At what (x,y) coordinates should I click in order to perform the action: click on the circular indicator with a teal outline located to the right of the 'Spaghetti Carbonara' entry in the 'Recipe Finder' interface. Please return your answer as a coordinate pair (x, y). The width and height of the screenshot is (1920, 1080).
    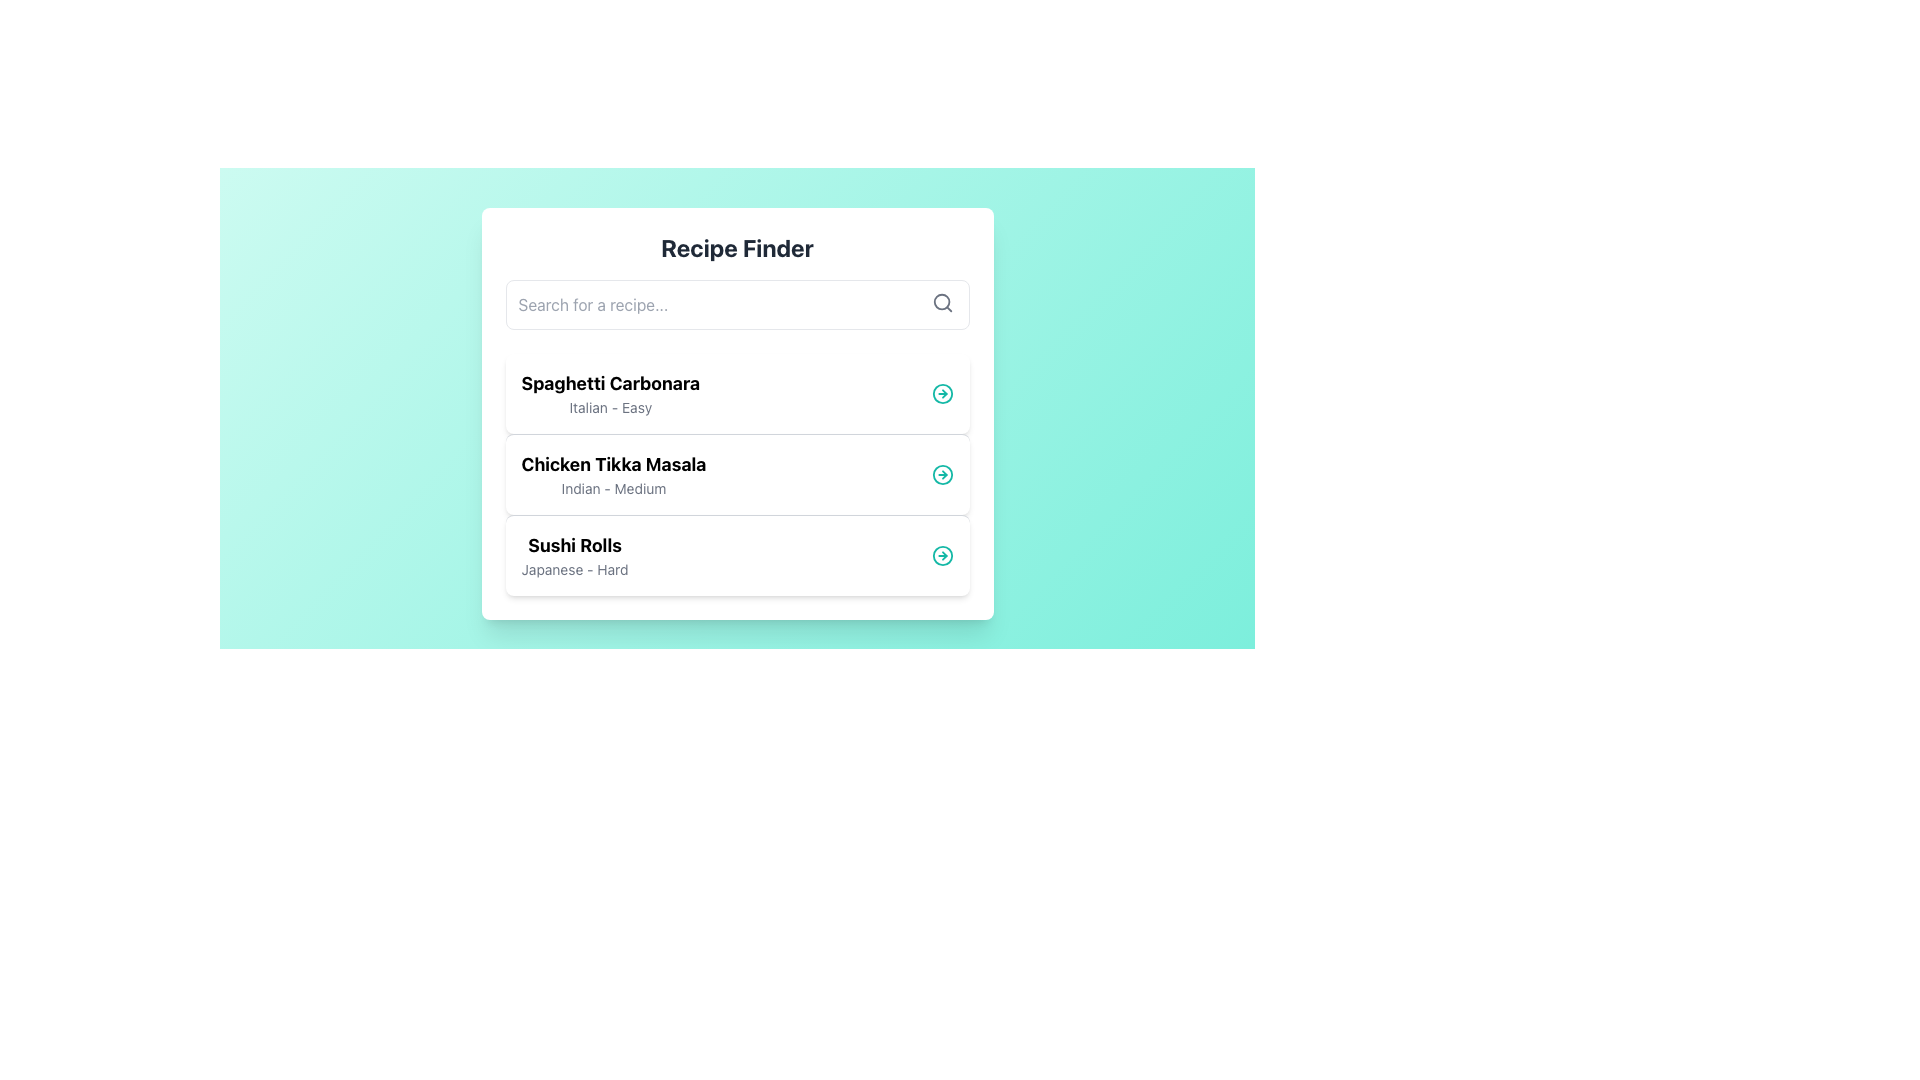
    Looking at the image, I should click on (941, 393).